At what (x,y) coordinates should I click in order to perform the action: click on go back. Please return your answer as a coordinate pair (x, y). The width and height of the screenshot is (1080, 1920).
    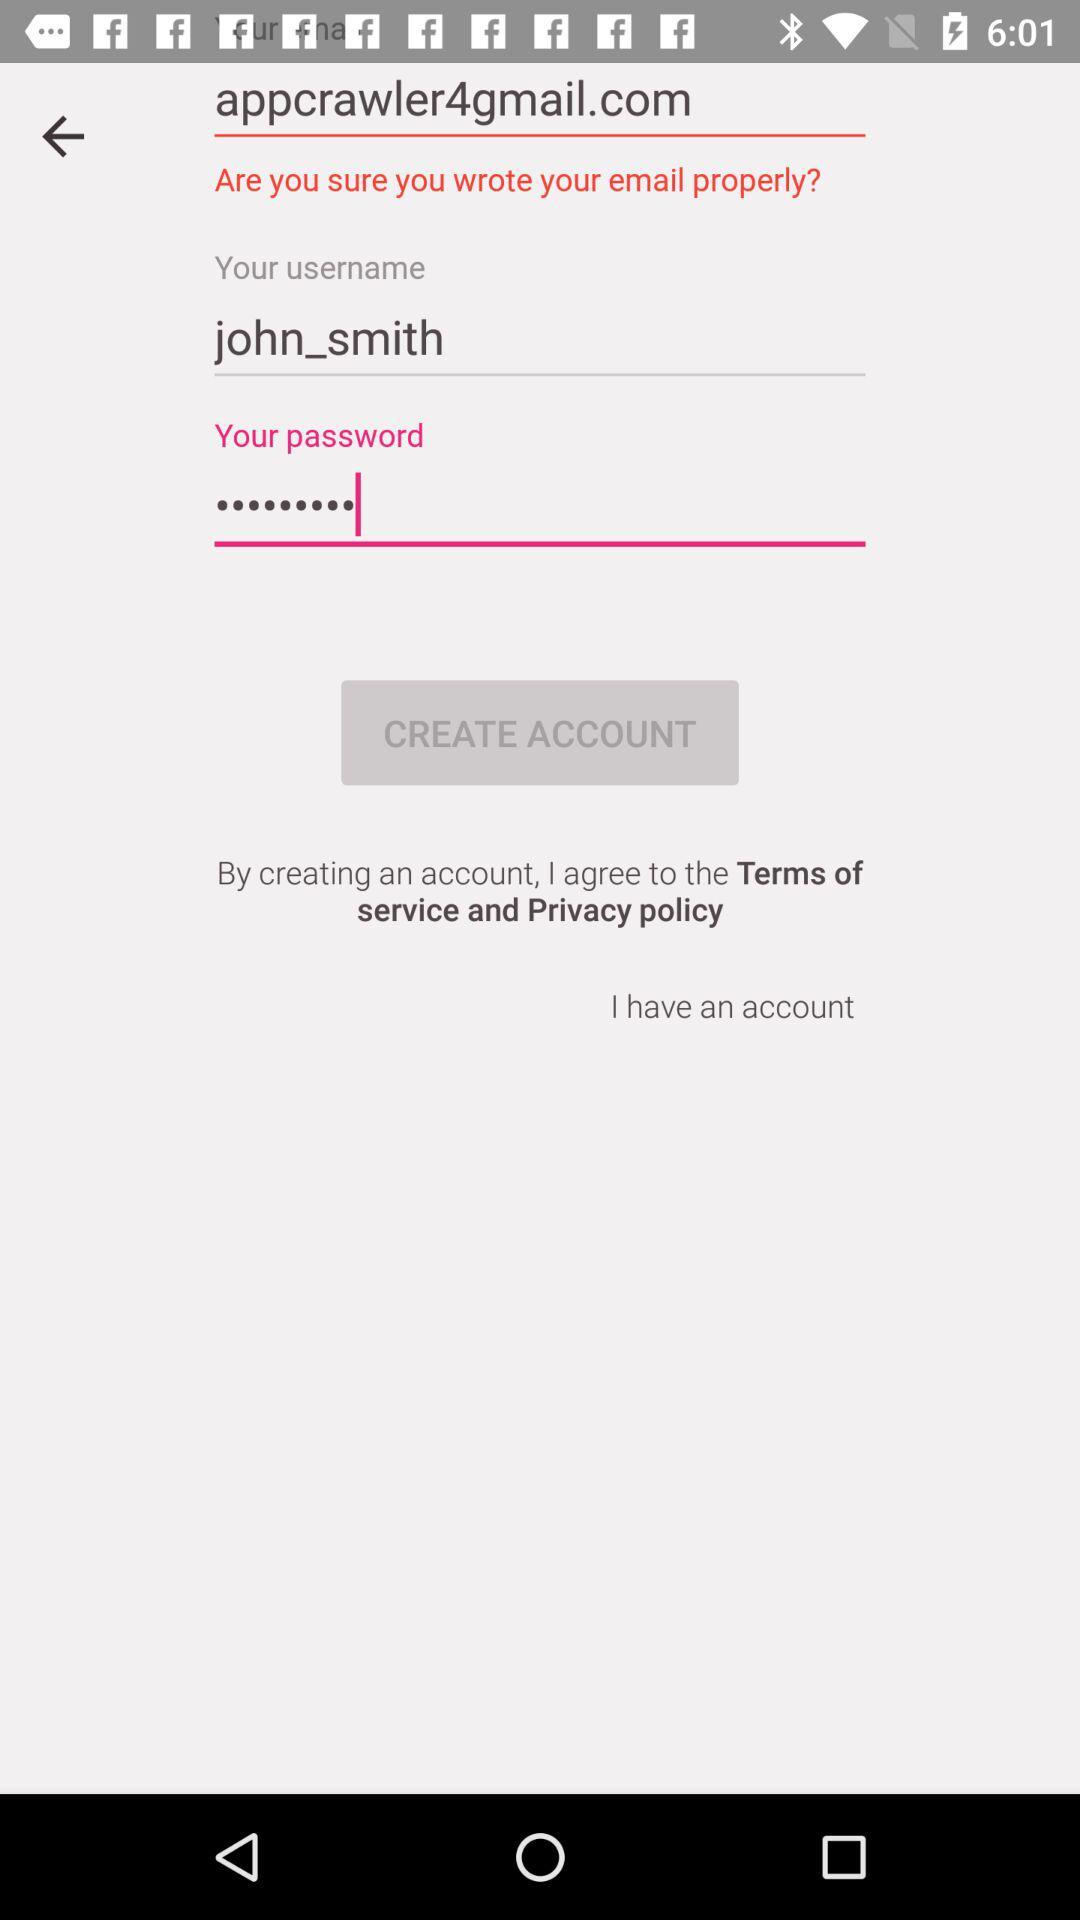
    Looking at the image, I should click on (61, 135).